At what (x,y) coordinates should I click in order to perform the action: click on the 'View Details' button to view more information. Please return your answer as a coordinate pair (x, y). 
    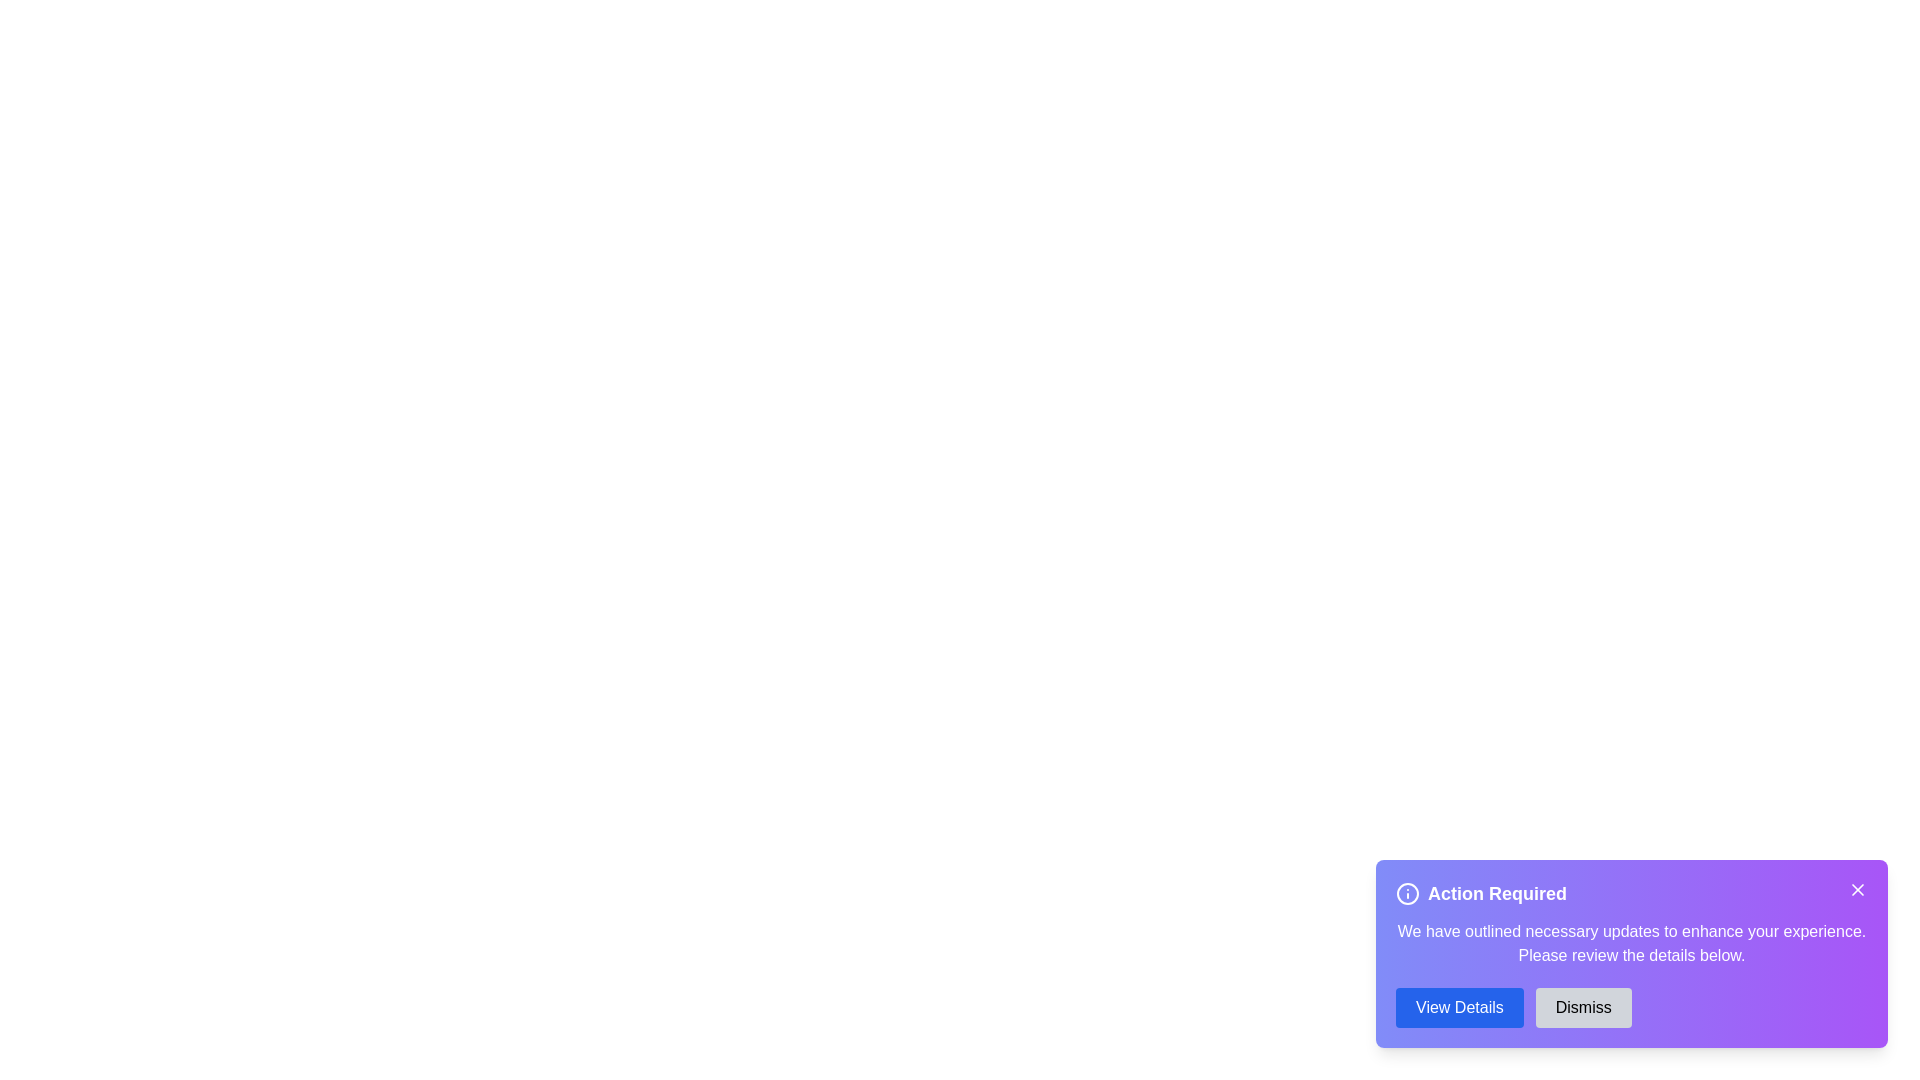
    Looking at the image, I should click on (1459, 1007).